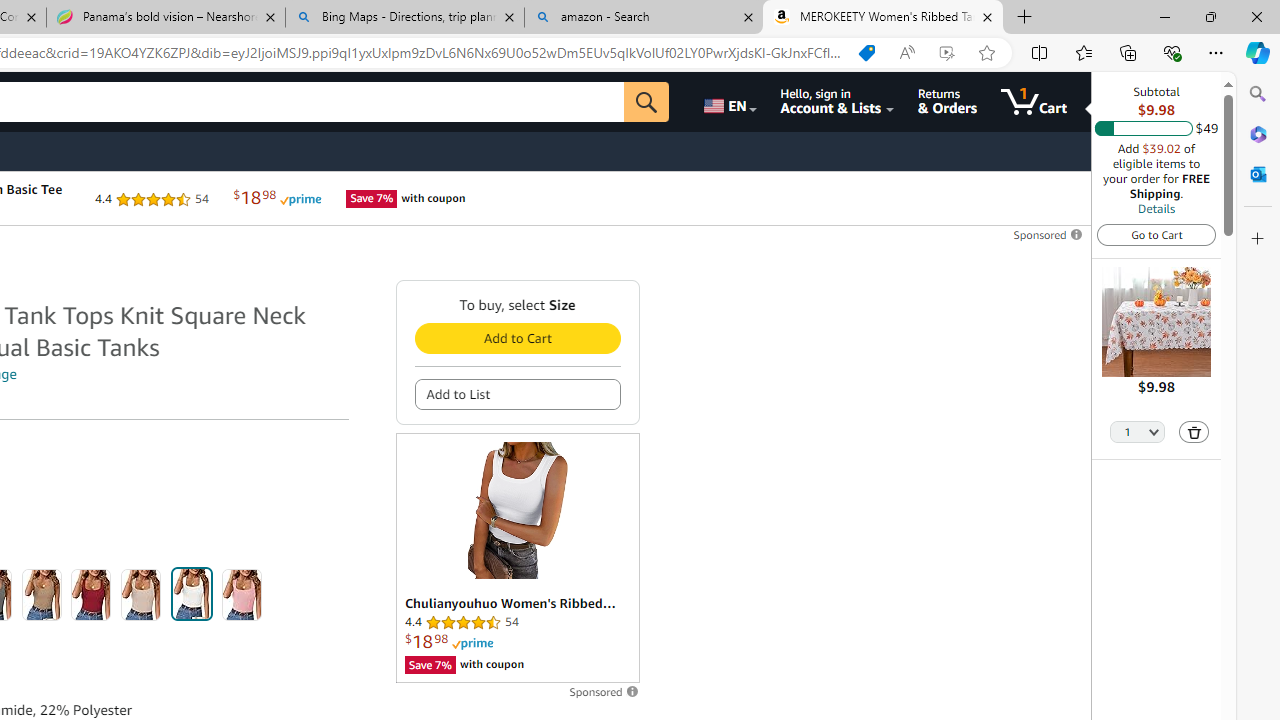  Describe the element at coordinates (1034, 101) in the screenshot. I see `'1 item in cart'` at that location.